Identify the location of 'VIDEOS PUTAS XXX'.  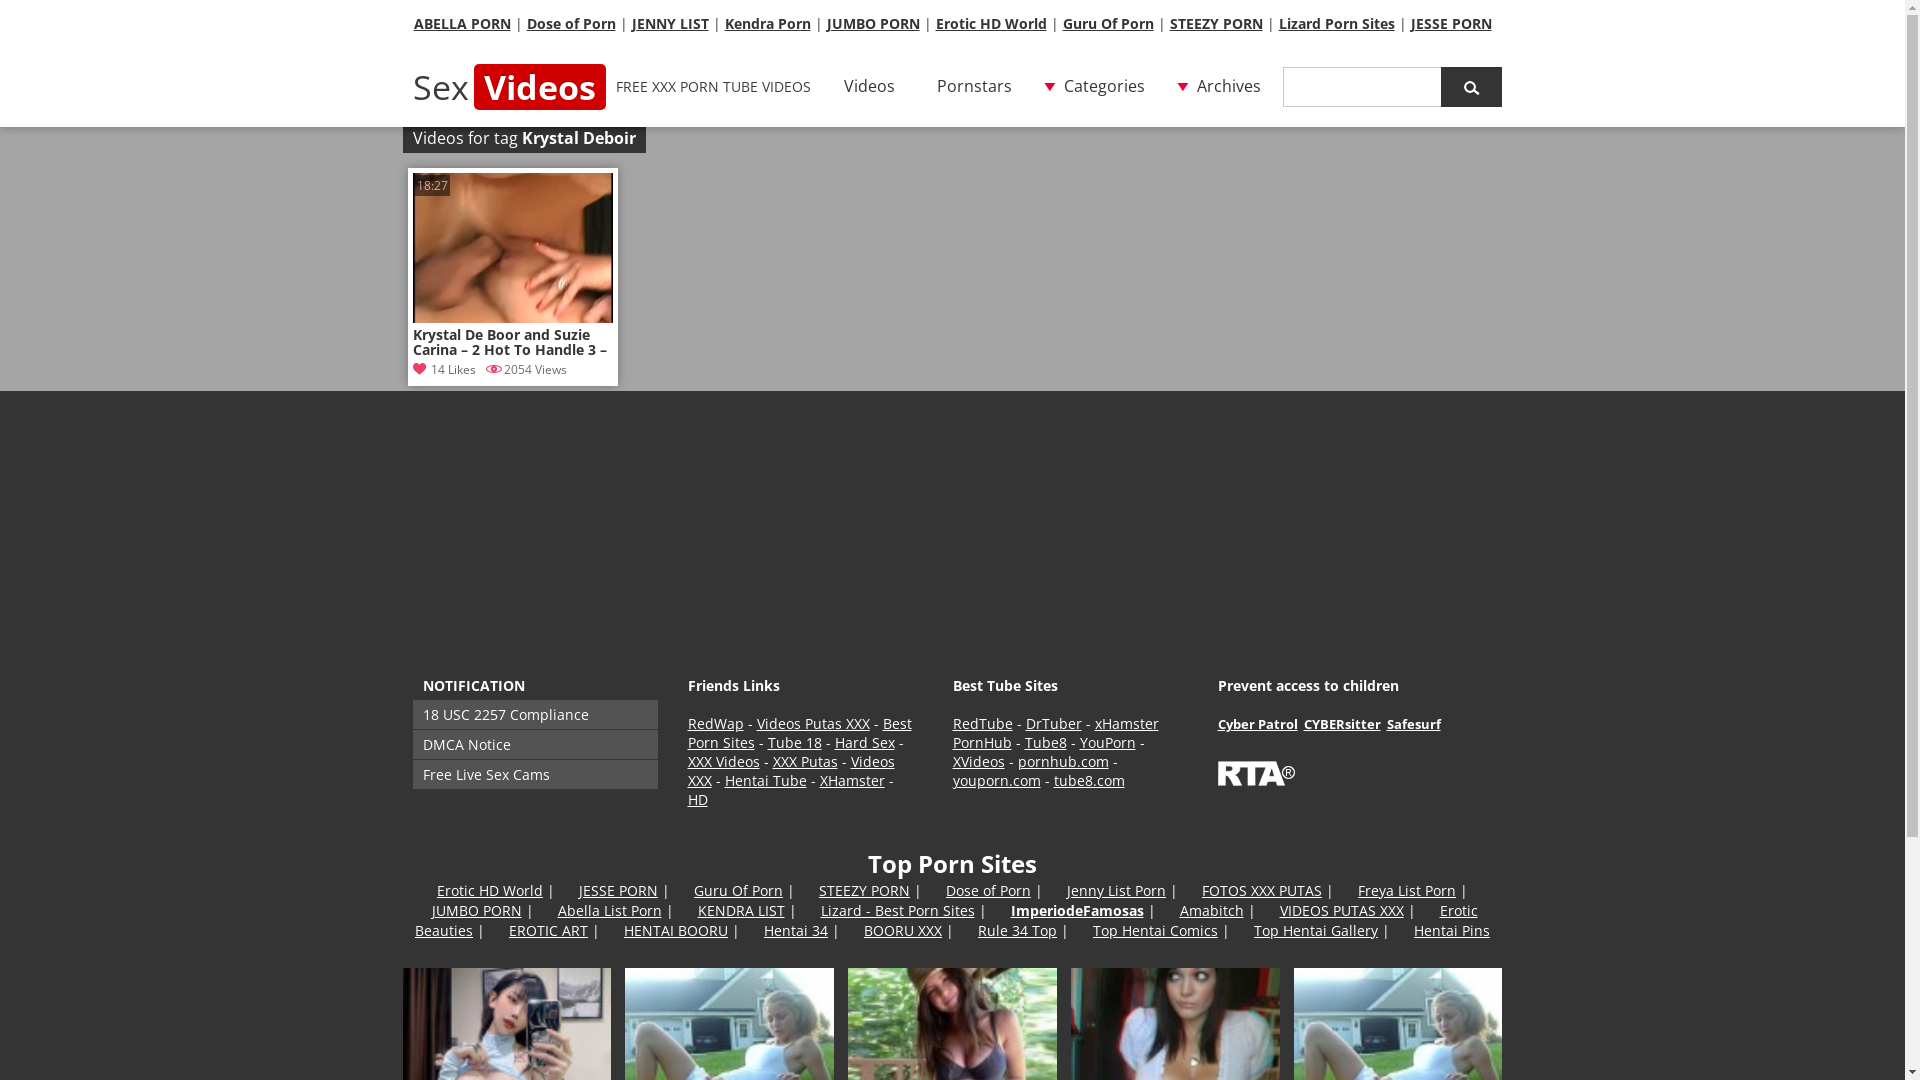
(1342, 910).